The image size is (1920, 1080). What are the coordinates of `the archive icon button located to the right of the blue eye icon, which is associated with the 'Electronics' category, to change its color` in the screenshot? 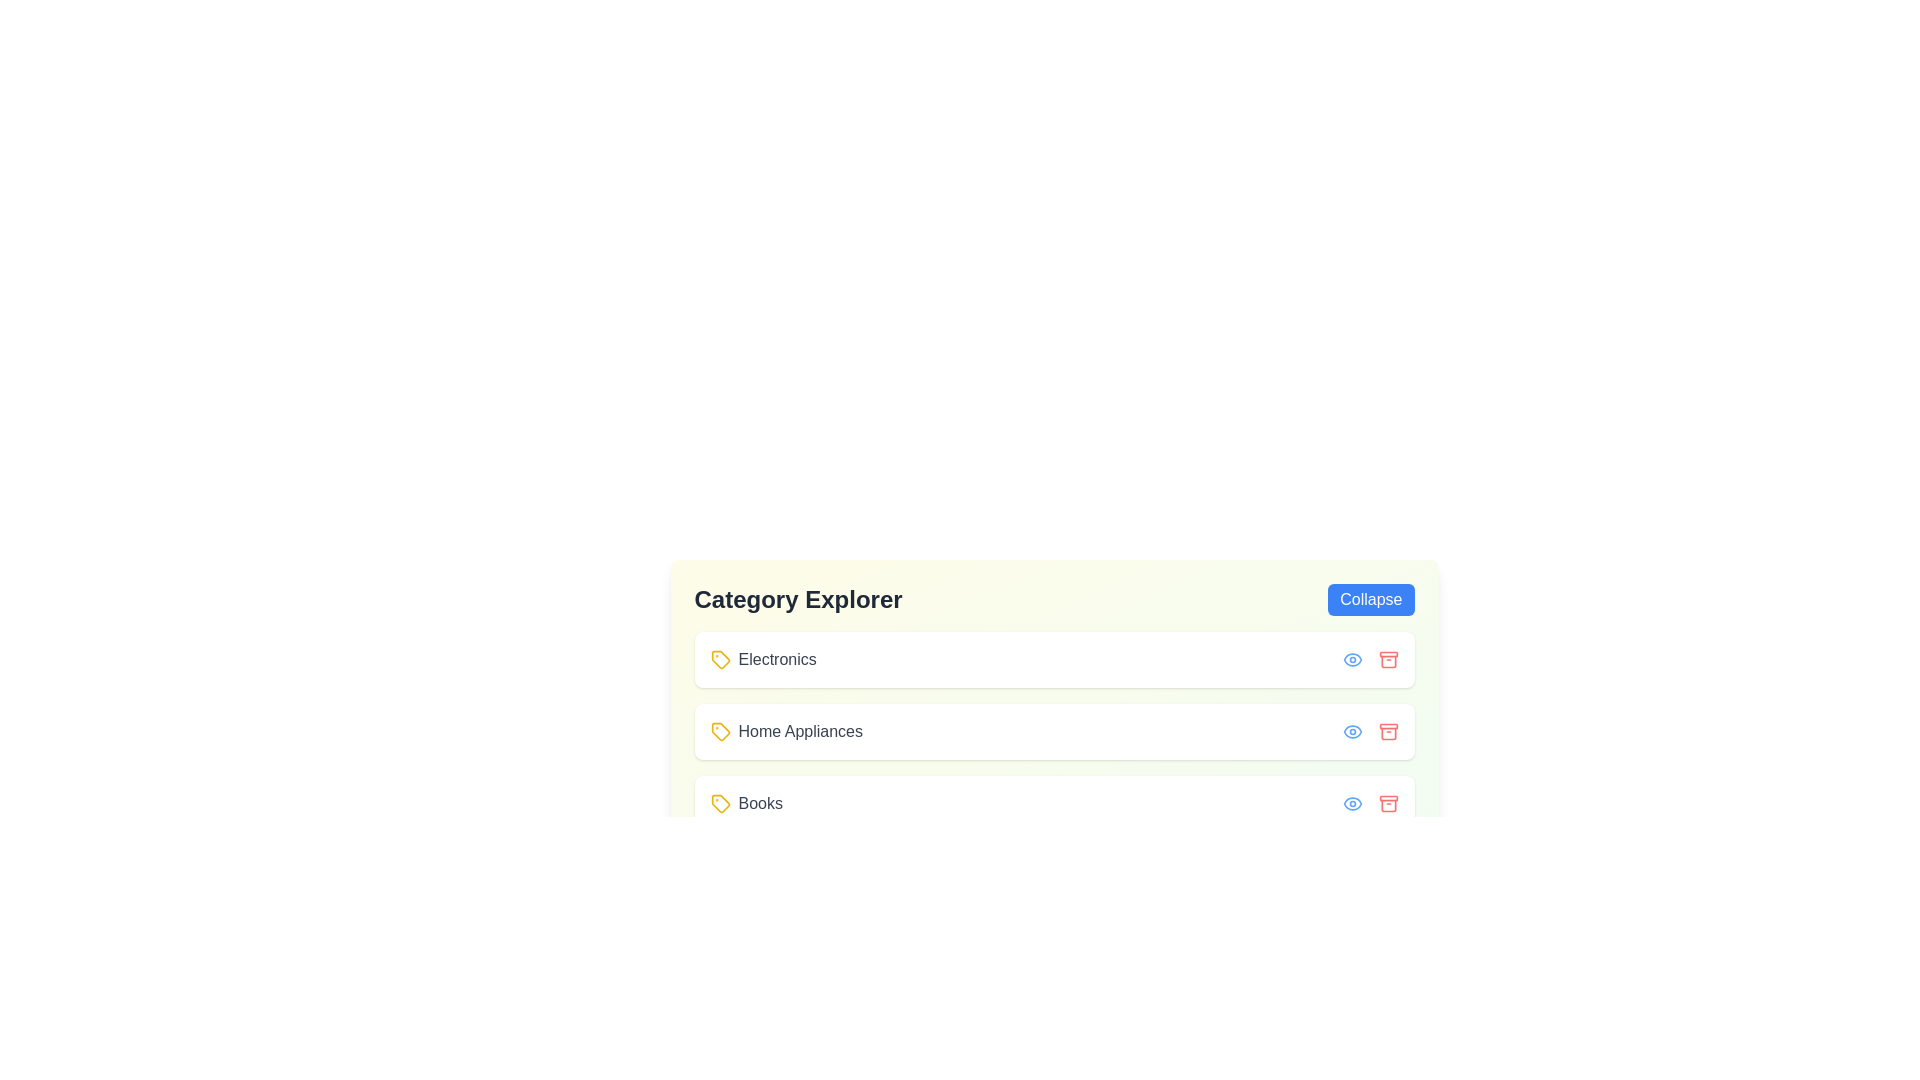 It's located at (1387, 659).